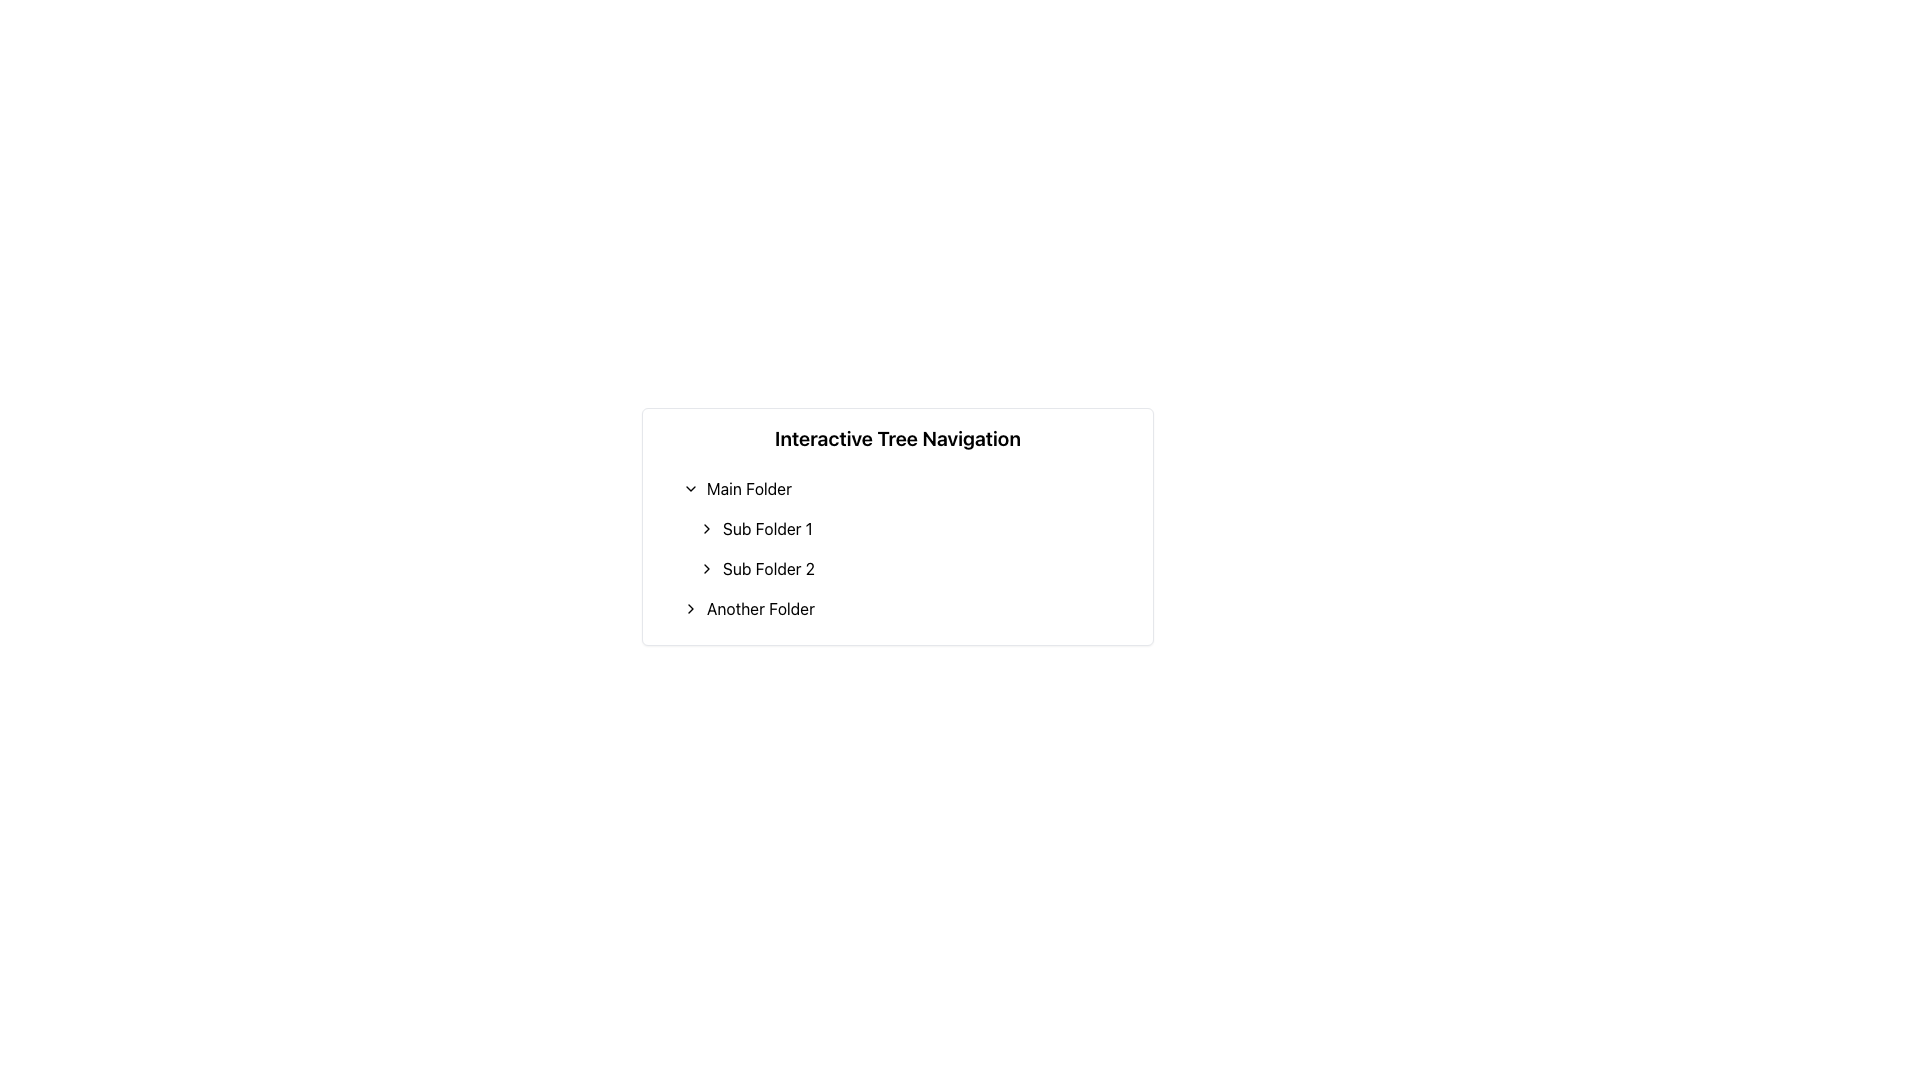 The width and height of the screenshot is (1920, 1080). What do you see at coordinates (691, 608) in the screenshot?
I see `the chevron icon located to the left of the text 'Another Folder'` at bounding box center [691, 608].